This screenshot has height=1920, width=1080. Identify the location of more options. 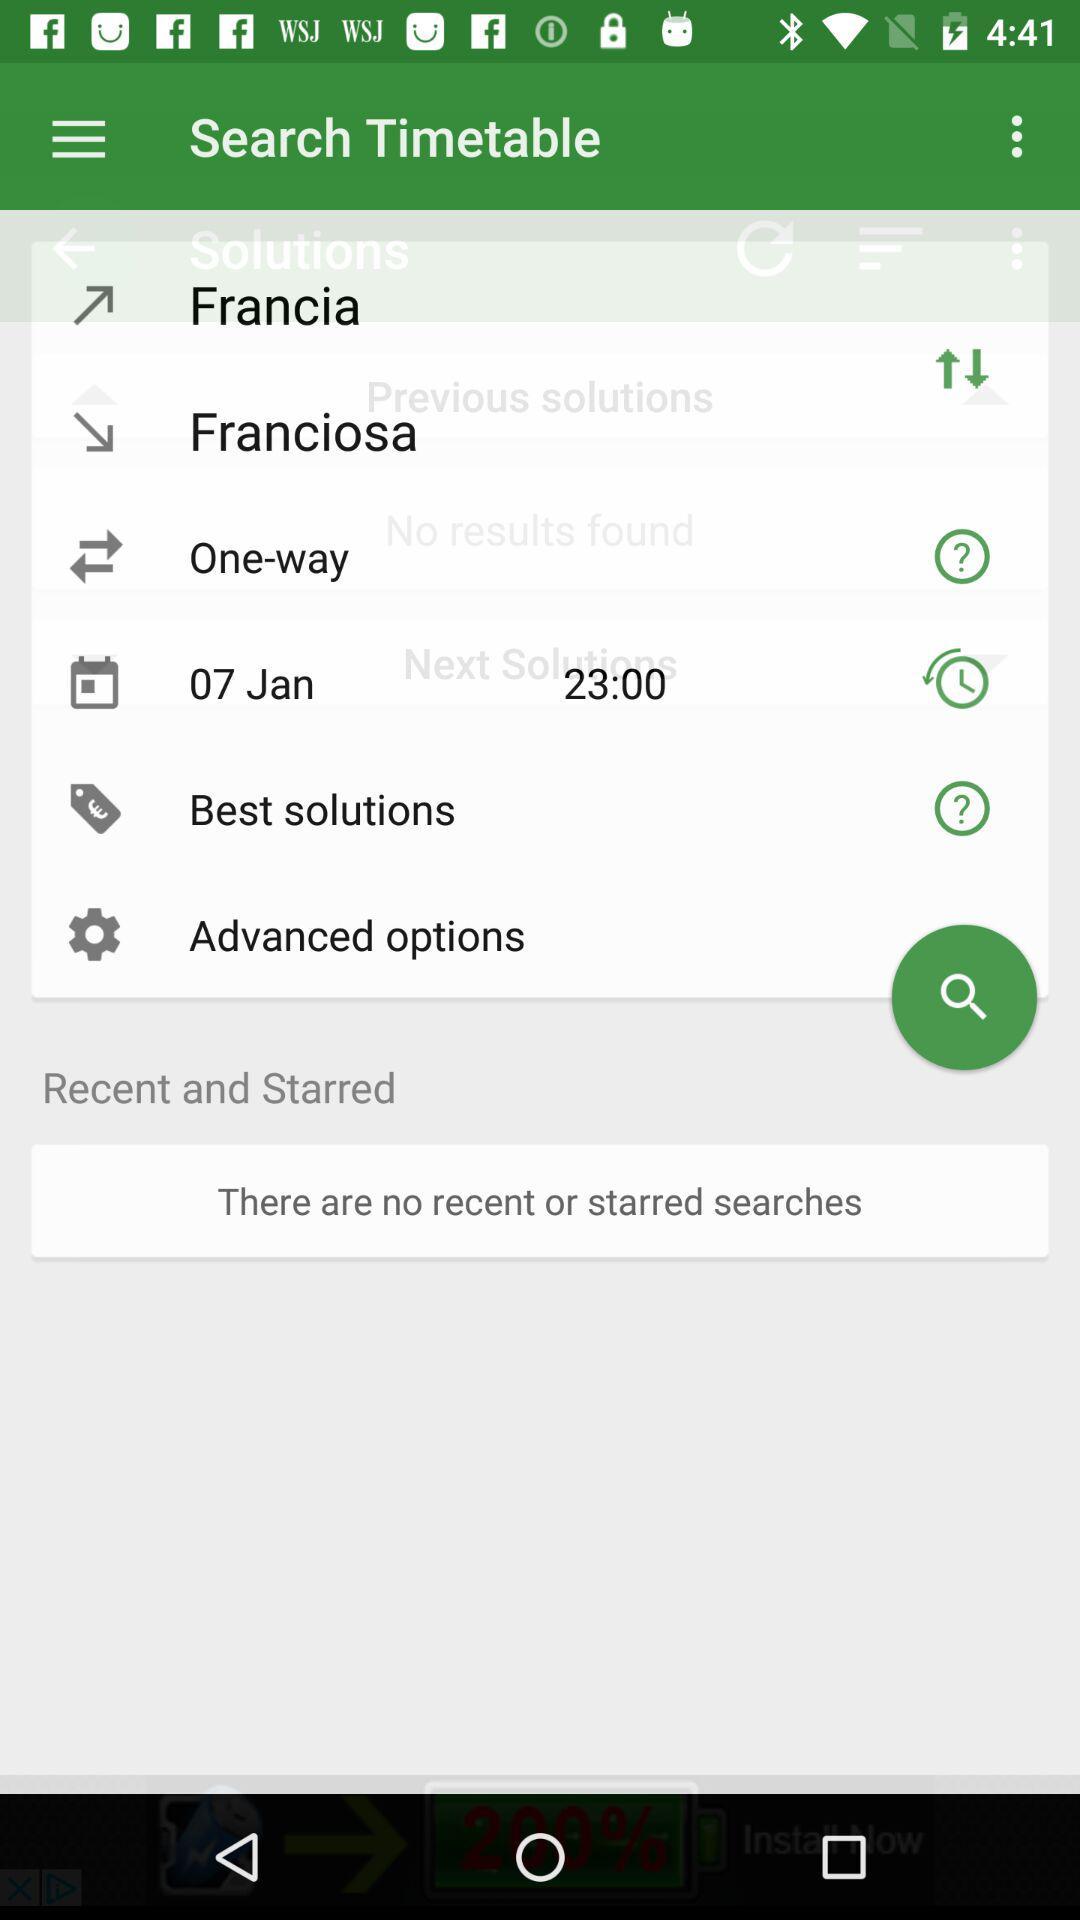
(88, 135).